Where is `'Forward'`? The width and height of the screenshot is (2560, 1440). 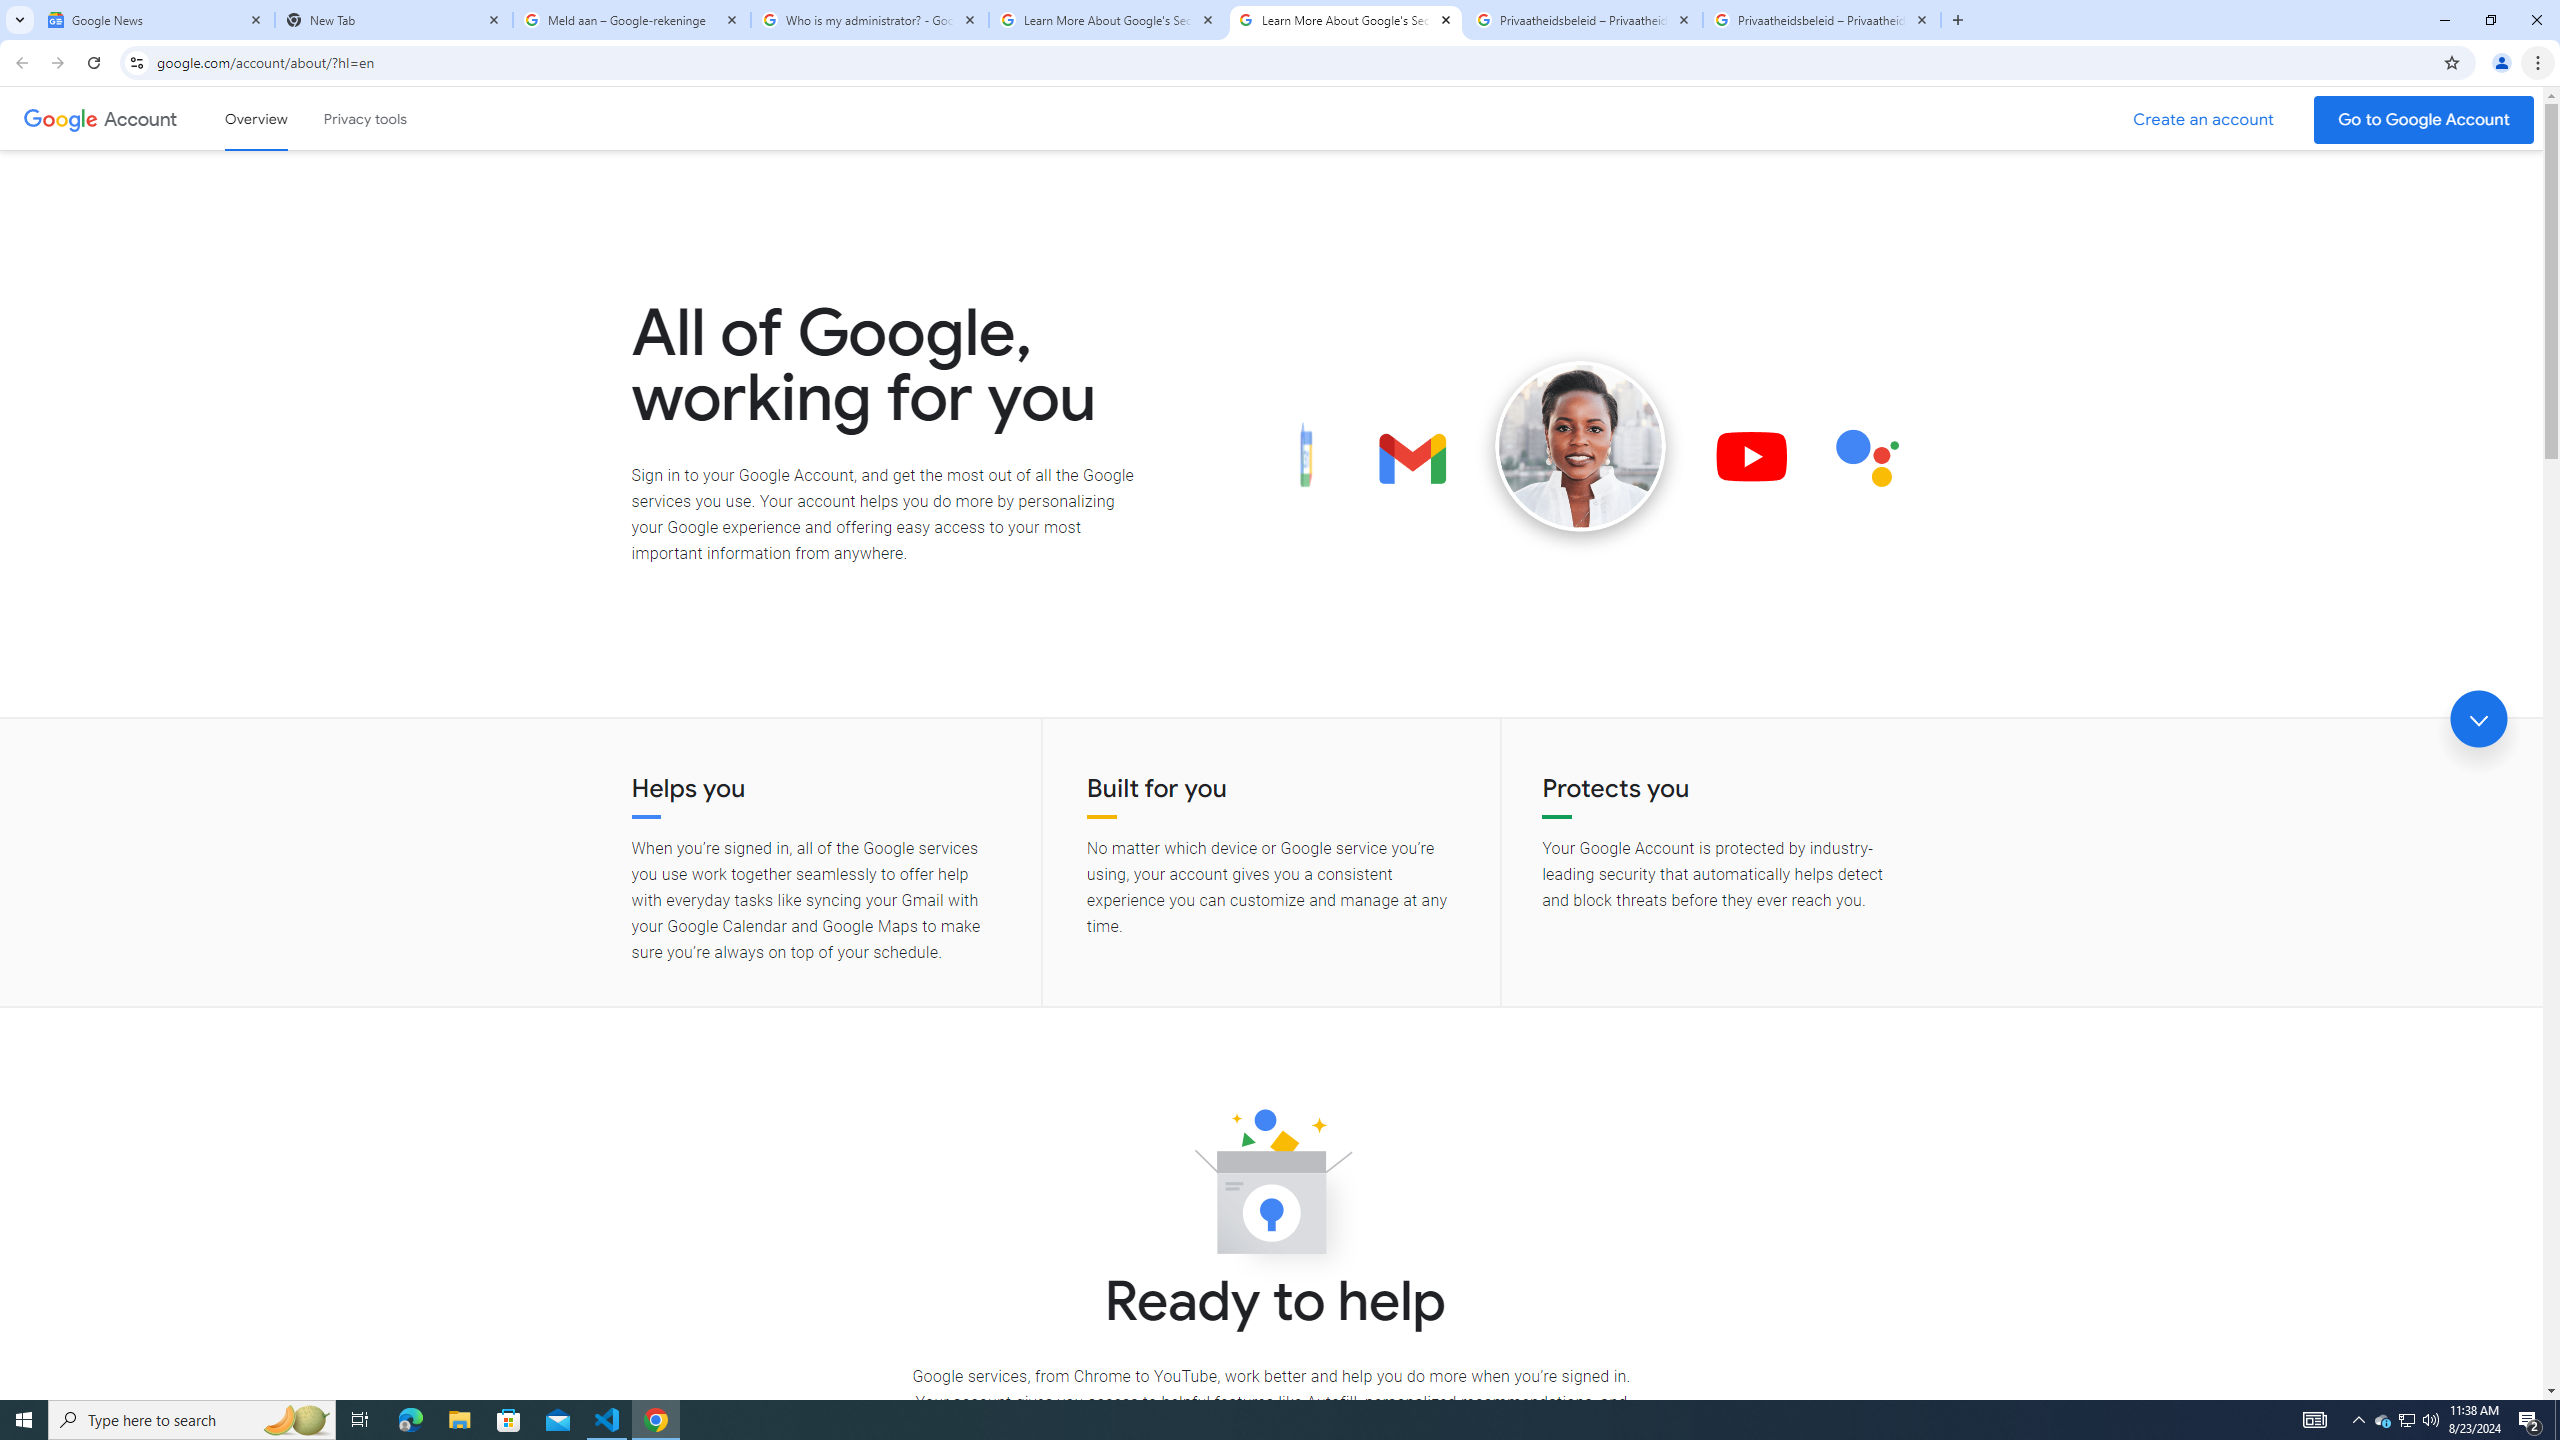
'Forward' is located at coordinates (57, 62).